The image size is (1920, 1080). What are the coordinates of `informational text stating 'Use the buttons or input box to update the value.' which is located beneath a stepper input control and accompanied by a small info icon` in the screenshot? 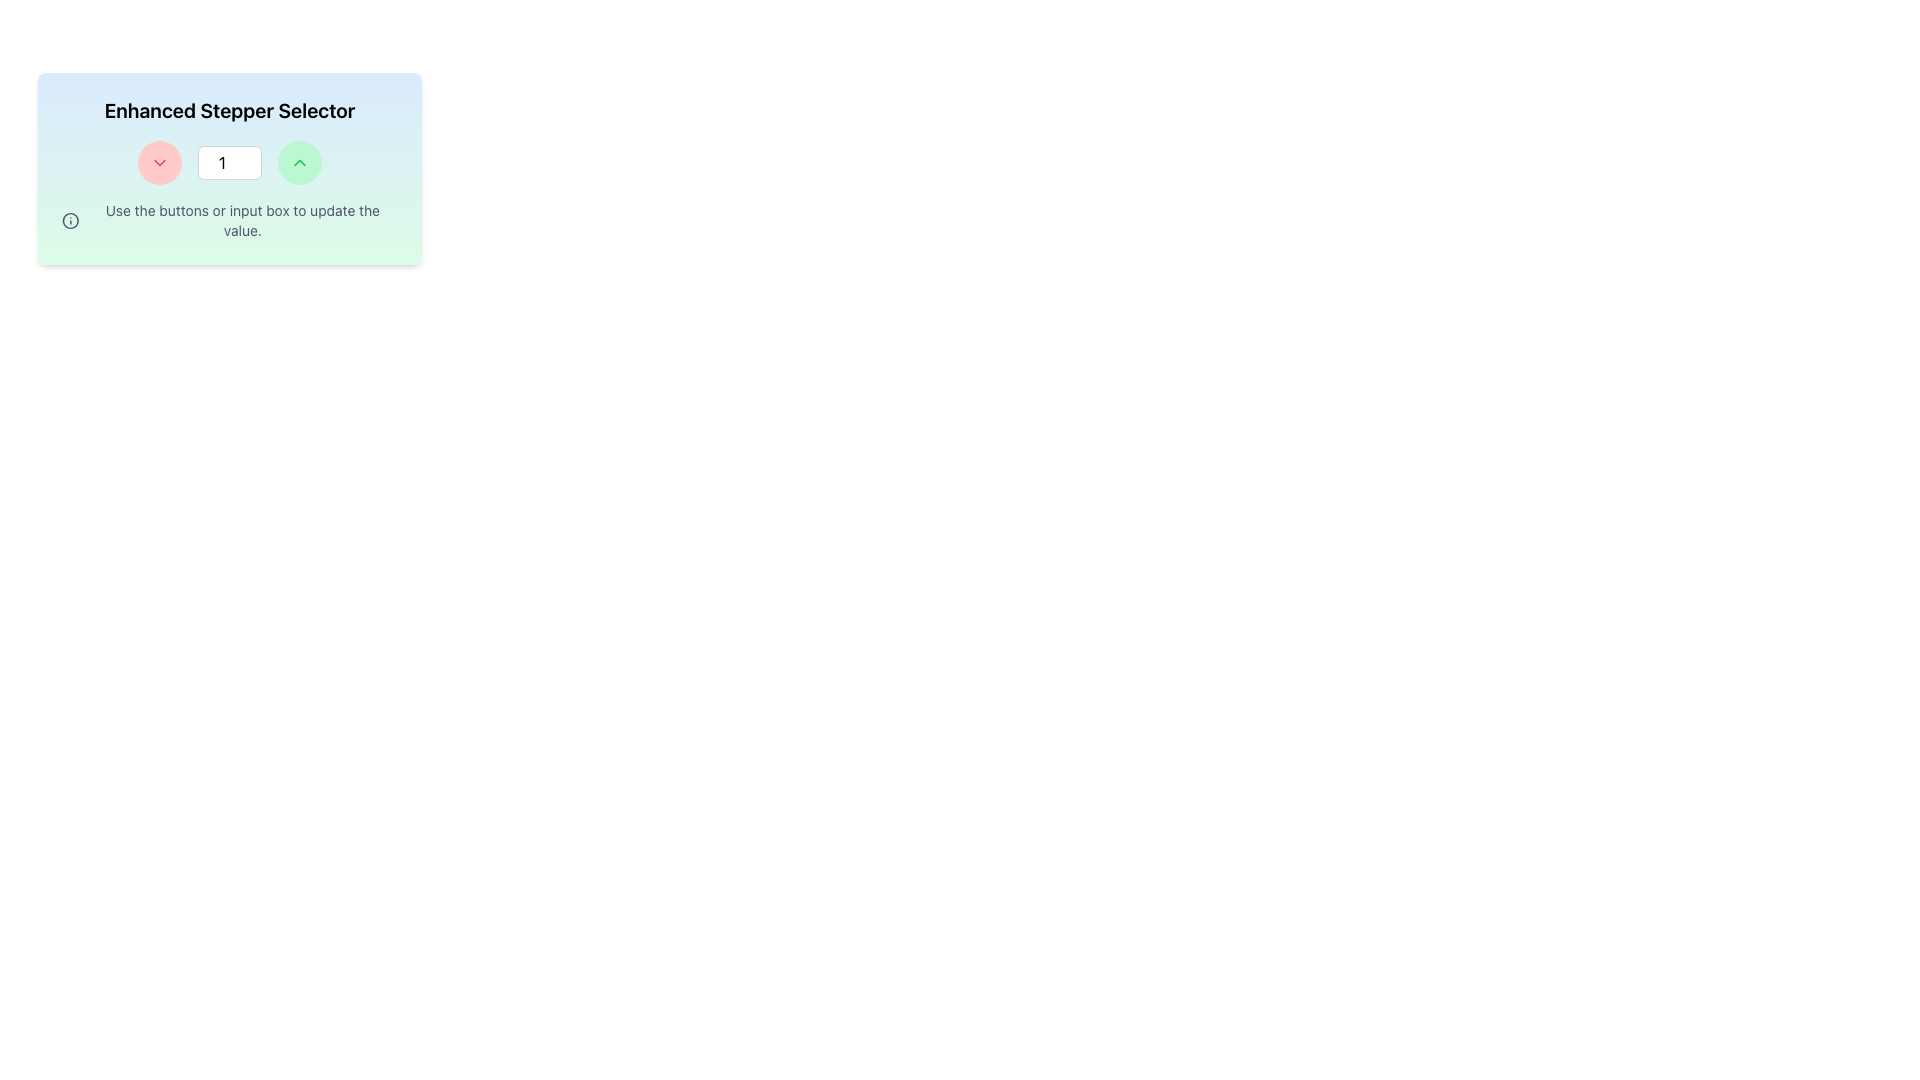 It's located at (230, 220).